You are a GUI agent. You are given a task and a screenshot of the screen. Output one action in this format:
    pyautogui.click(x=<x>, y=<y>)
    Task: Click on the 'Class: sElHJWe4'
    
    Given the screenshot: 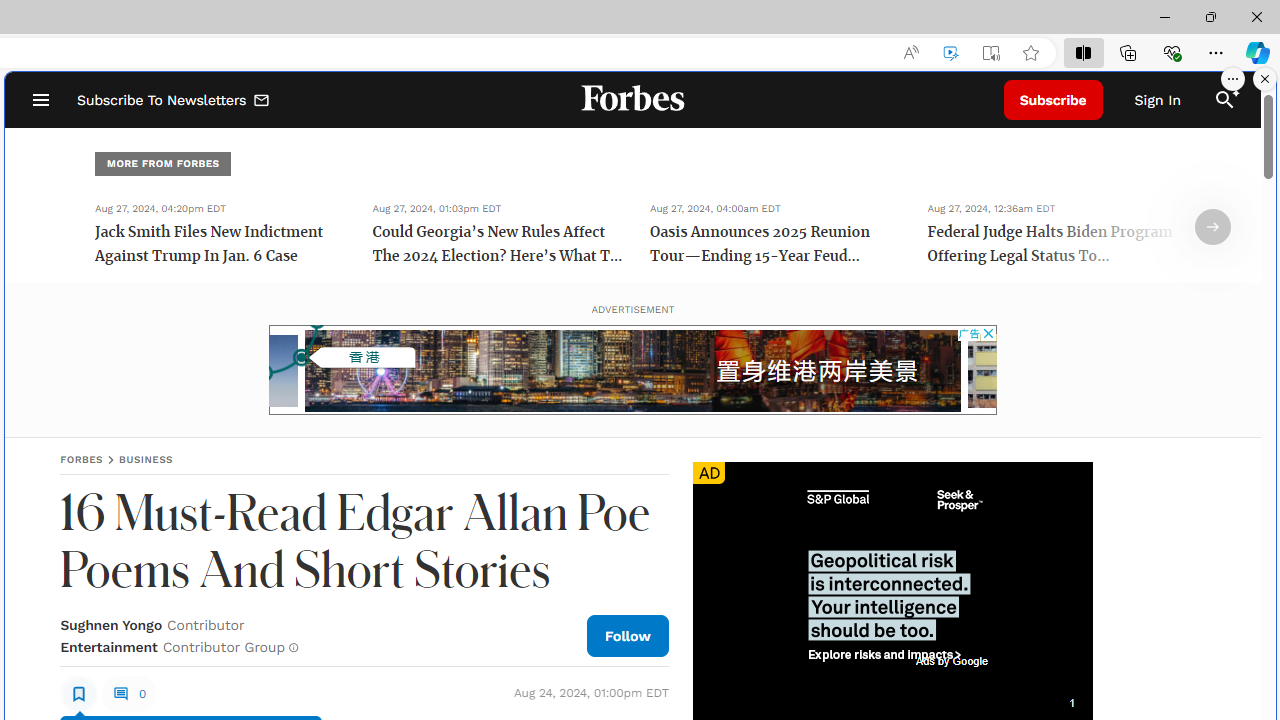 What is the action you would take?
    pyautogui.click(x=79, y=692)
    